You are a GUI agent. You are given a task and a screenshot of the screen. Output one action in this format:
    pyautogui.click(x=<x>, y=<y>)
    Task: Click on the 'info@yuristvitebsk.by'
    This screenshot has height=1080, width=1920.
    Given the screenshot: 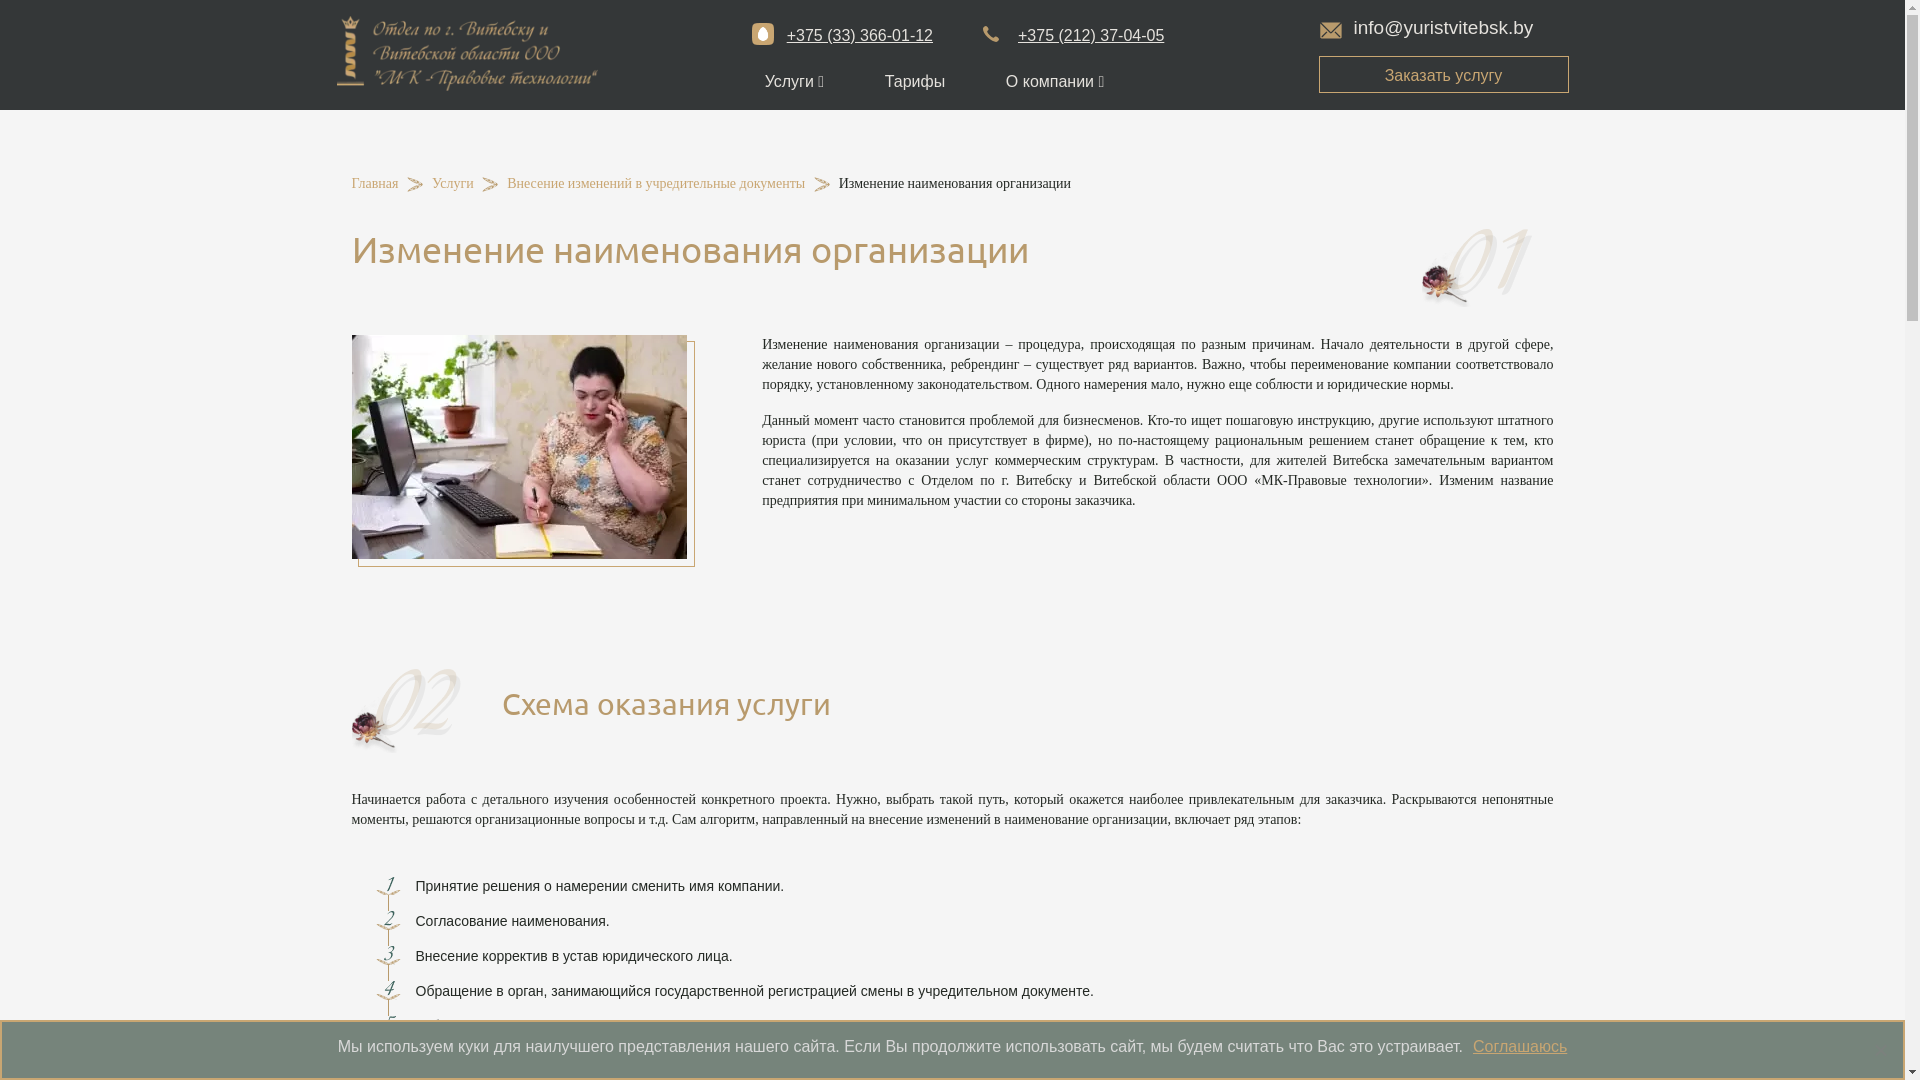 What is the action you would take?
    pyautogui.click(x=1424, y=27)
    